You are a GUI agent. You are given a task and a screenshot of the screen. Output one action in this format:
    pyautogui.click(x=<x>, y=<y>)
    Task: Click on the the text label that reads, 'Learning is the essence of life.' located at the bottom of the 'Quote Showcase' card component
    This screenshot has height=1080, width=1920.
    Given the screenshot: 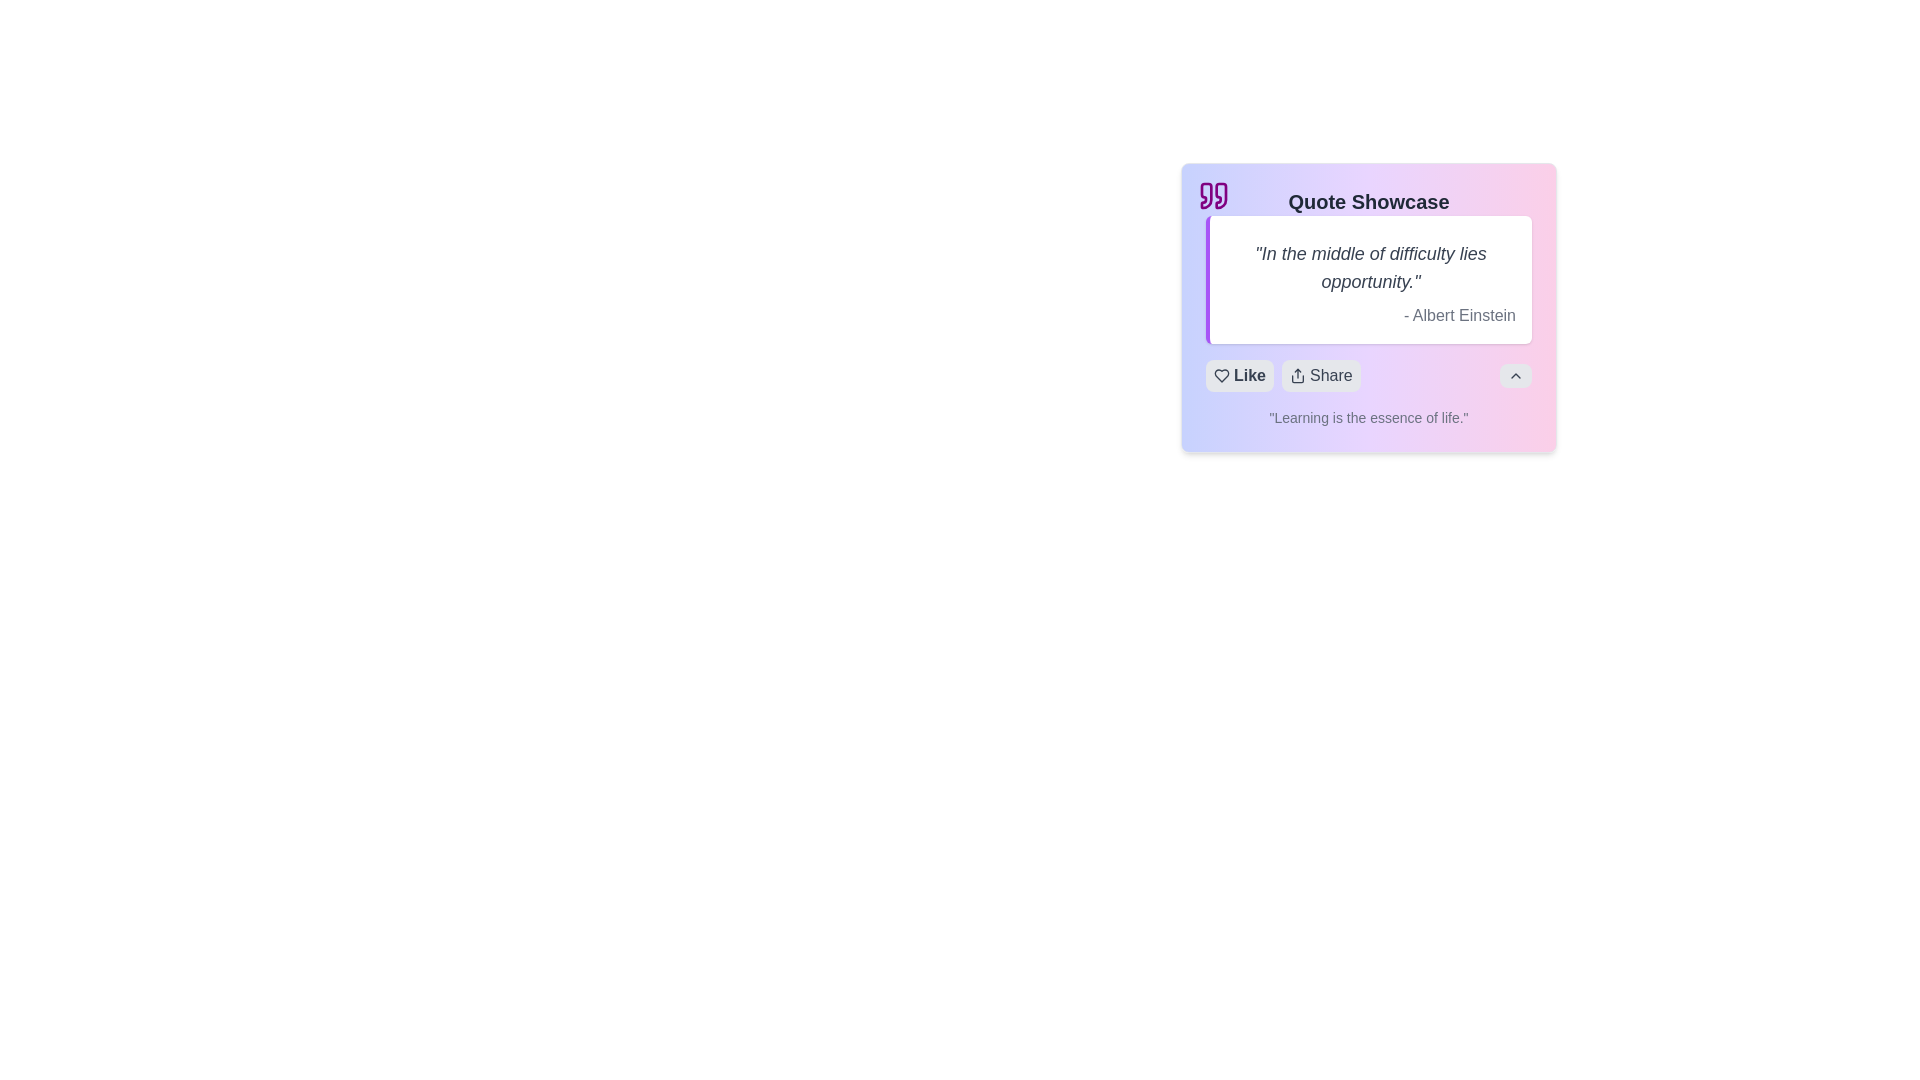 What is the action you would take?
    pyautogui.click(x=1367, y=416)
    